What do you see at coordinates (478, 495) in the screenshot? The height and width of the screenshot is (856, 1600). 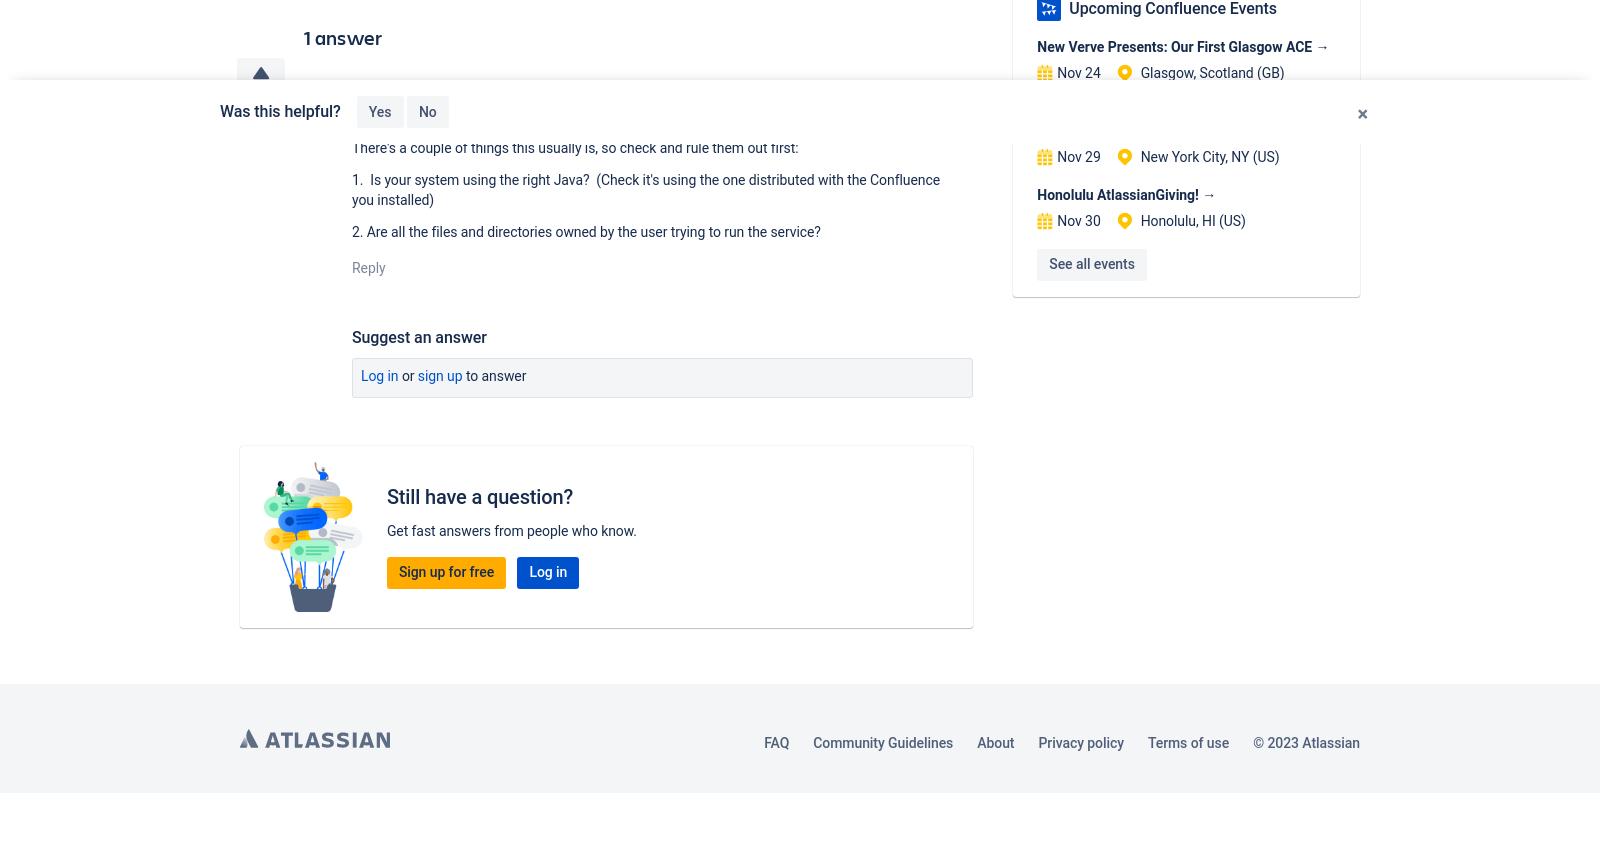 I see `'Still have a question?'` at bounding box center [478, 495].